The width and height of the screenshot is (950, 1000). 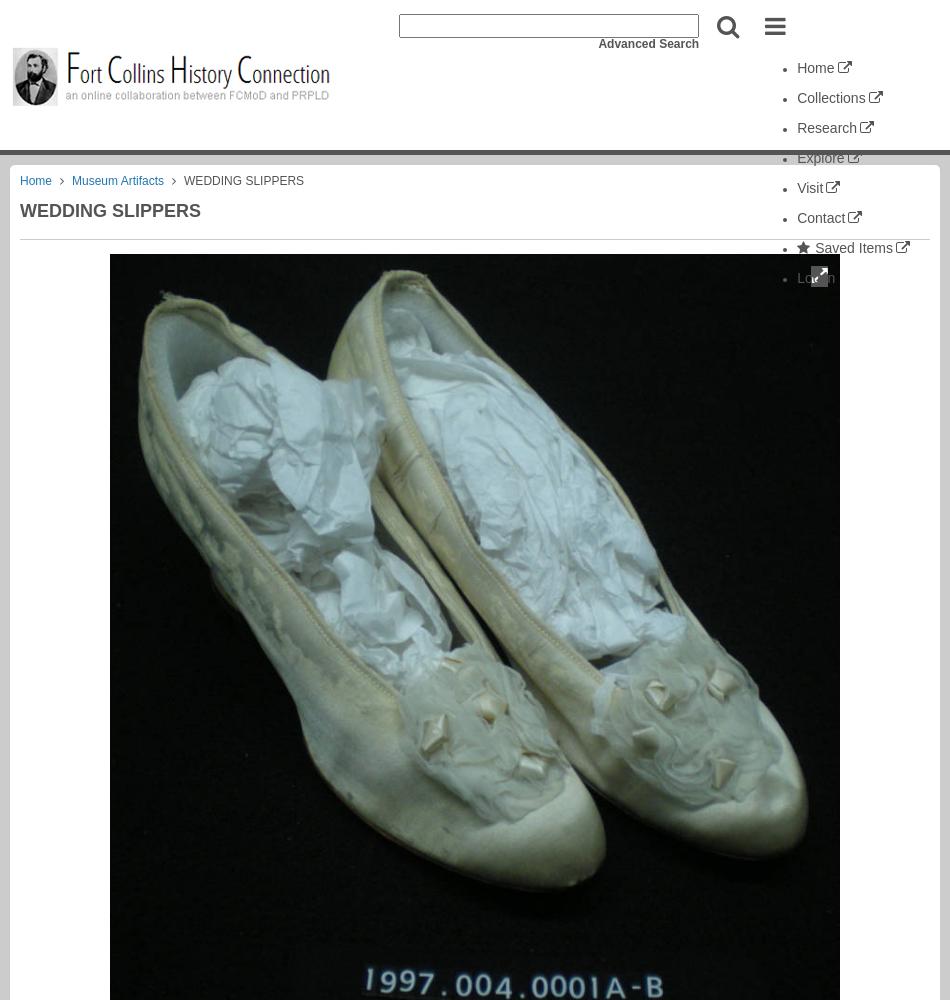 What do you see at coordinates (825, 127) in the screenshot?
I see `'Research'` at bounding box center [825, 127].